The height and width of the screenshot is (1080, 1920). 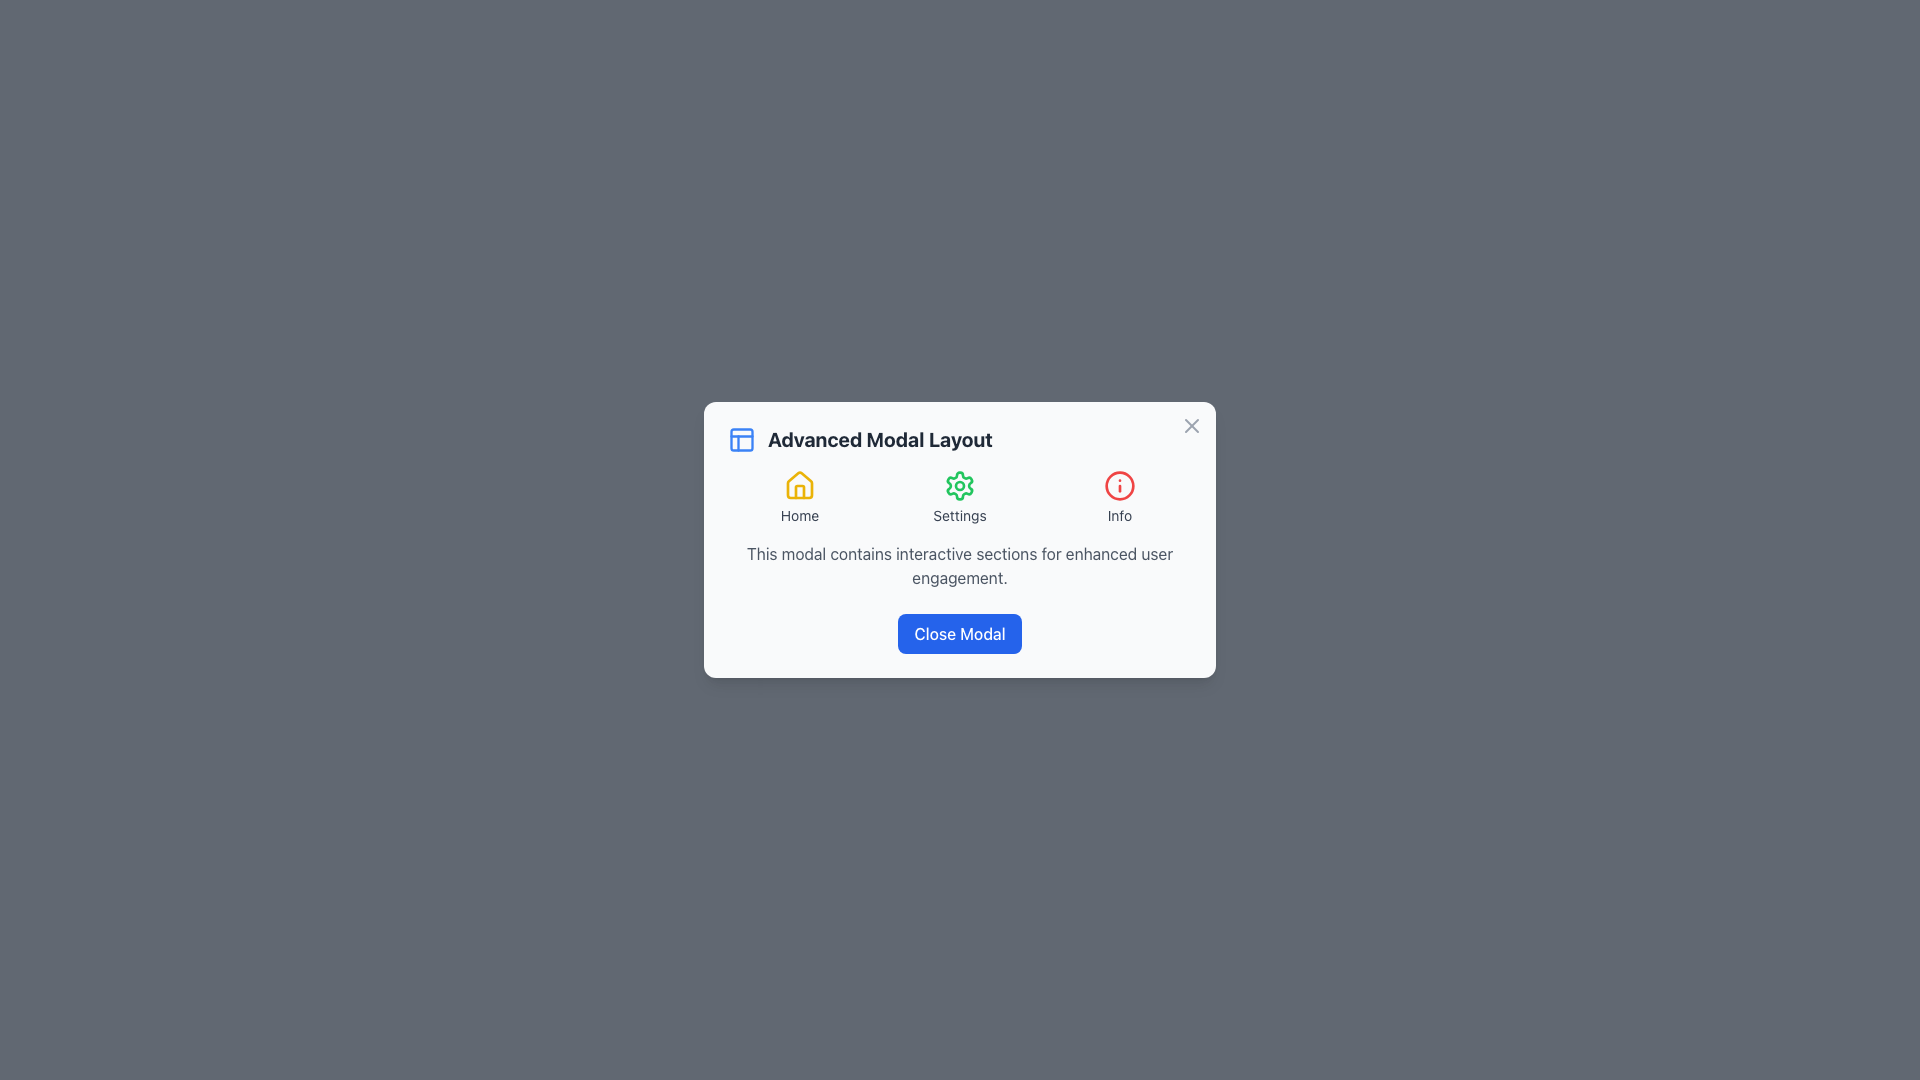 What do you see at coordinates (960, 438) in the screenshot?
I see `the Text Label with Icon at the top of the modal dialog, which serves as the title or heading for the modal` at bounding box center [960, 438].